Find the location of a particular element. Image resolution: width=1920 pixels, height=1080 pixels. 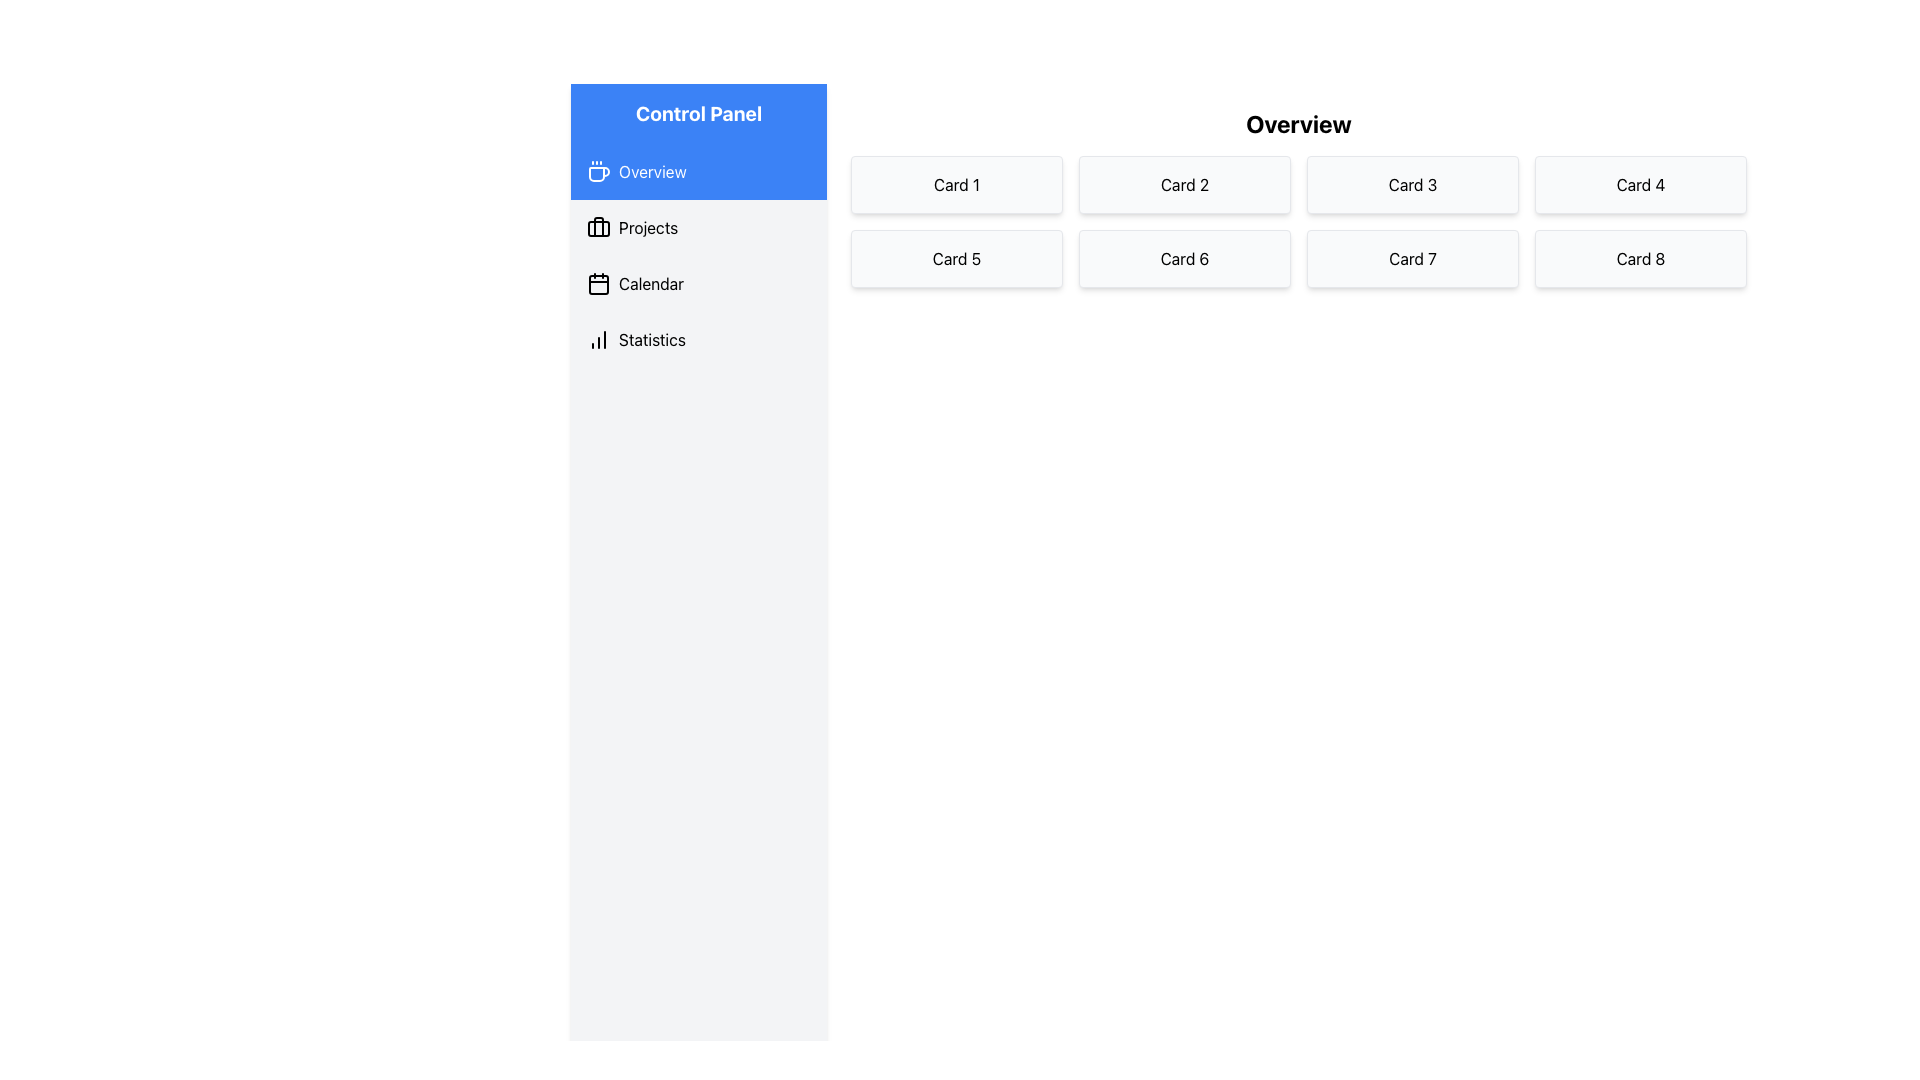

the card labeled 'Card 2' which has a rounded border and a light gray background, positioned in the second column of the grid layout is located at coordinates (1185, 185).